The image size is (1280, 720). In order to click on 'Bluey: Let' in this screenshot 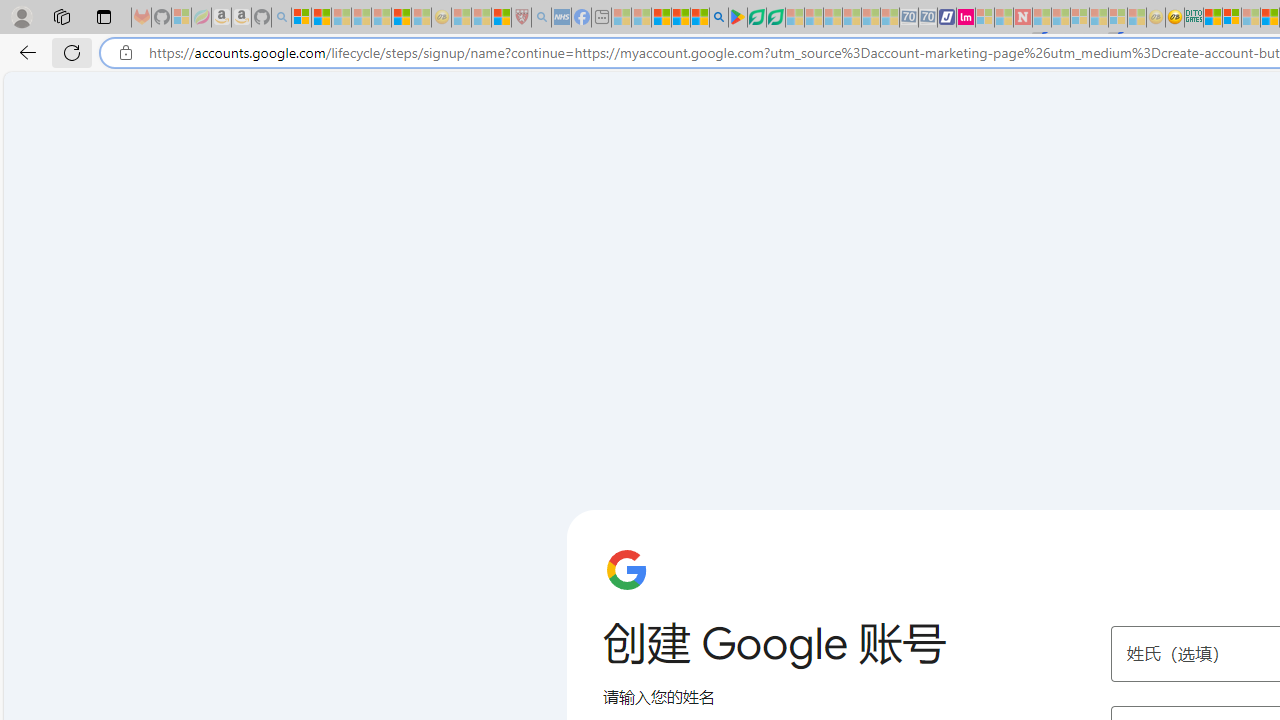, I will do `click(736, 17)`.